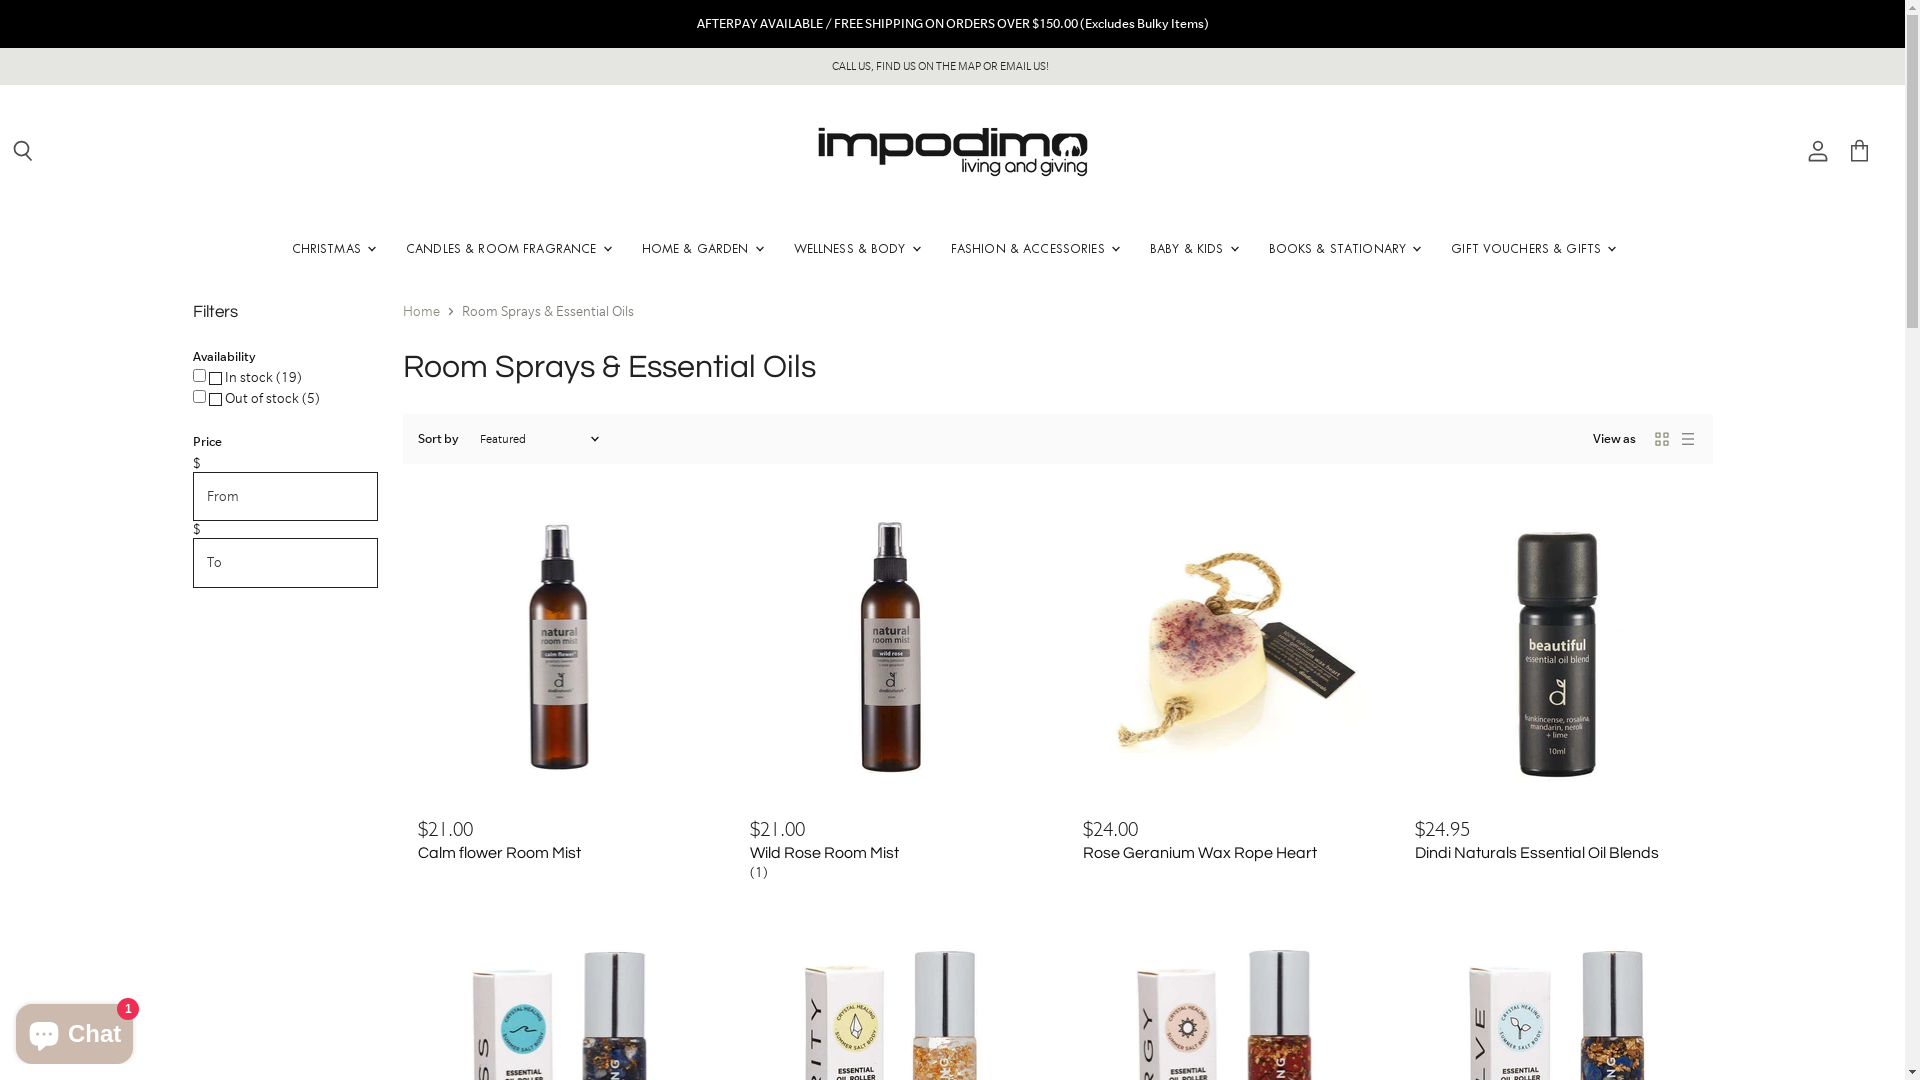  I want to click on 'GIFT VOUCHERS & GIFTS', so click(1530, 247).